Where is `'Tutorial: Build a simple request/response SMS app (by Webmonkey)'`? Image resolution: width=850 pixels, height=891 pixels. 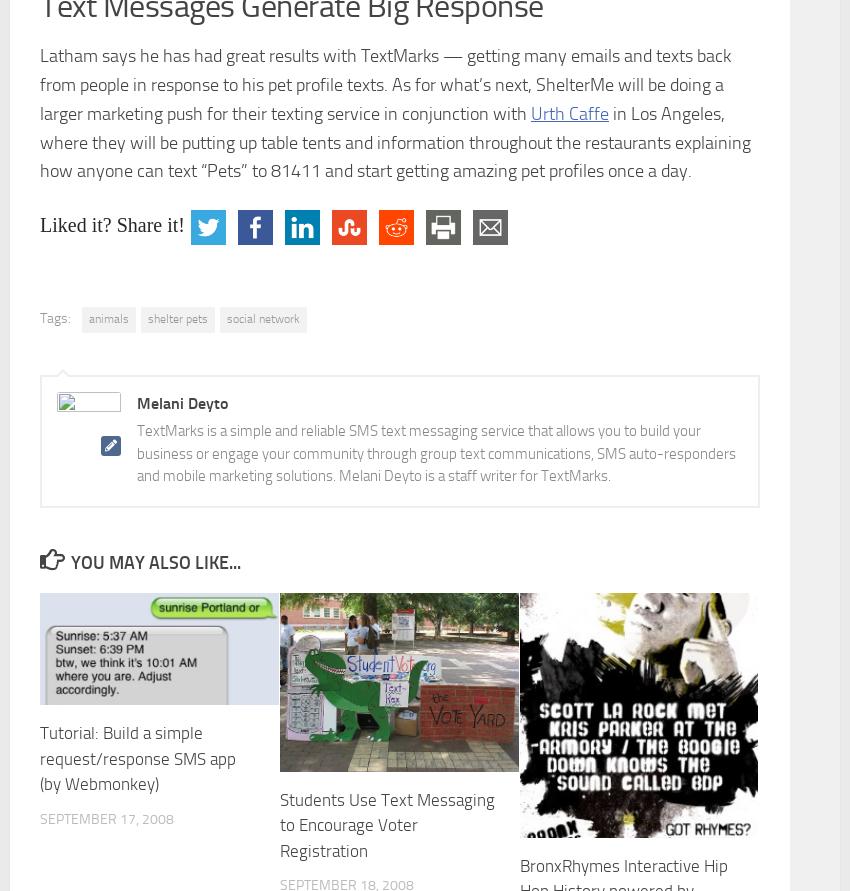 'Tutorial: Build a simple request/response SMS app (by Webmonkey)' is located at coordinates (138, 758).